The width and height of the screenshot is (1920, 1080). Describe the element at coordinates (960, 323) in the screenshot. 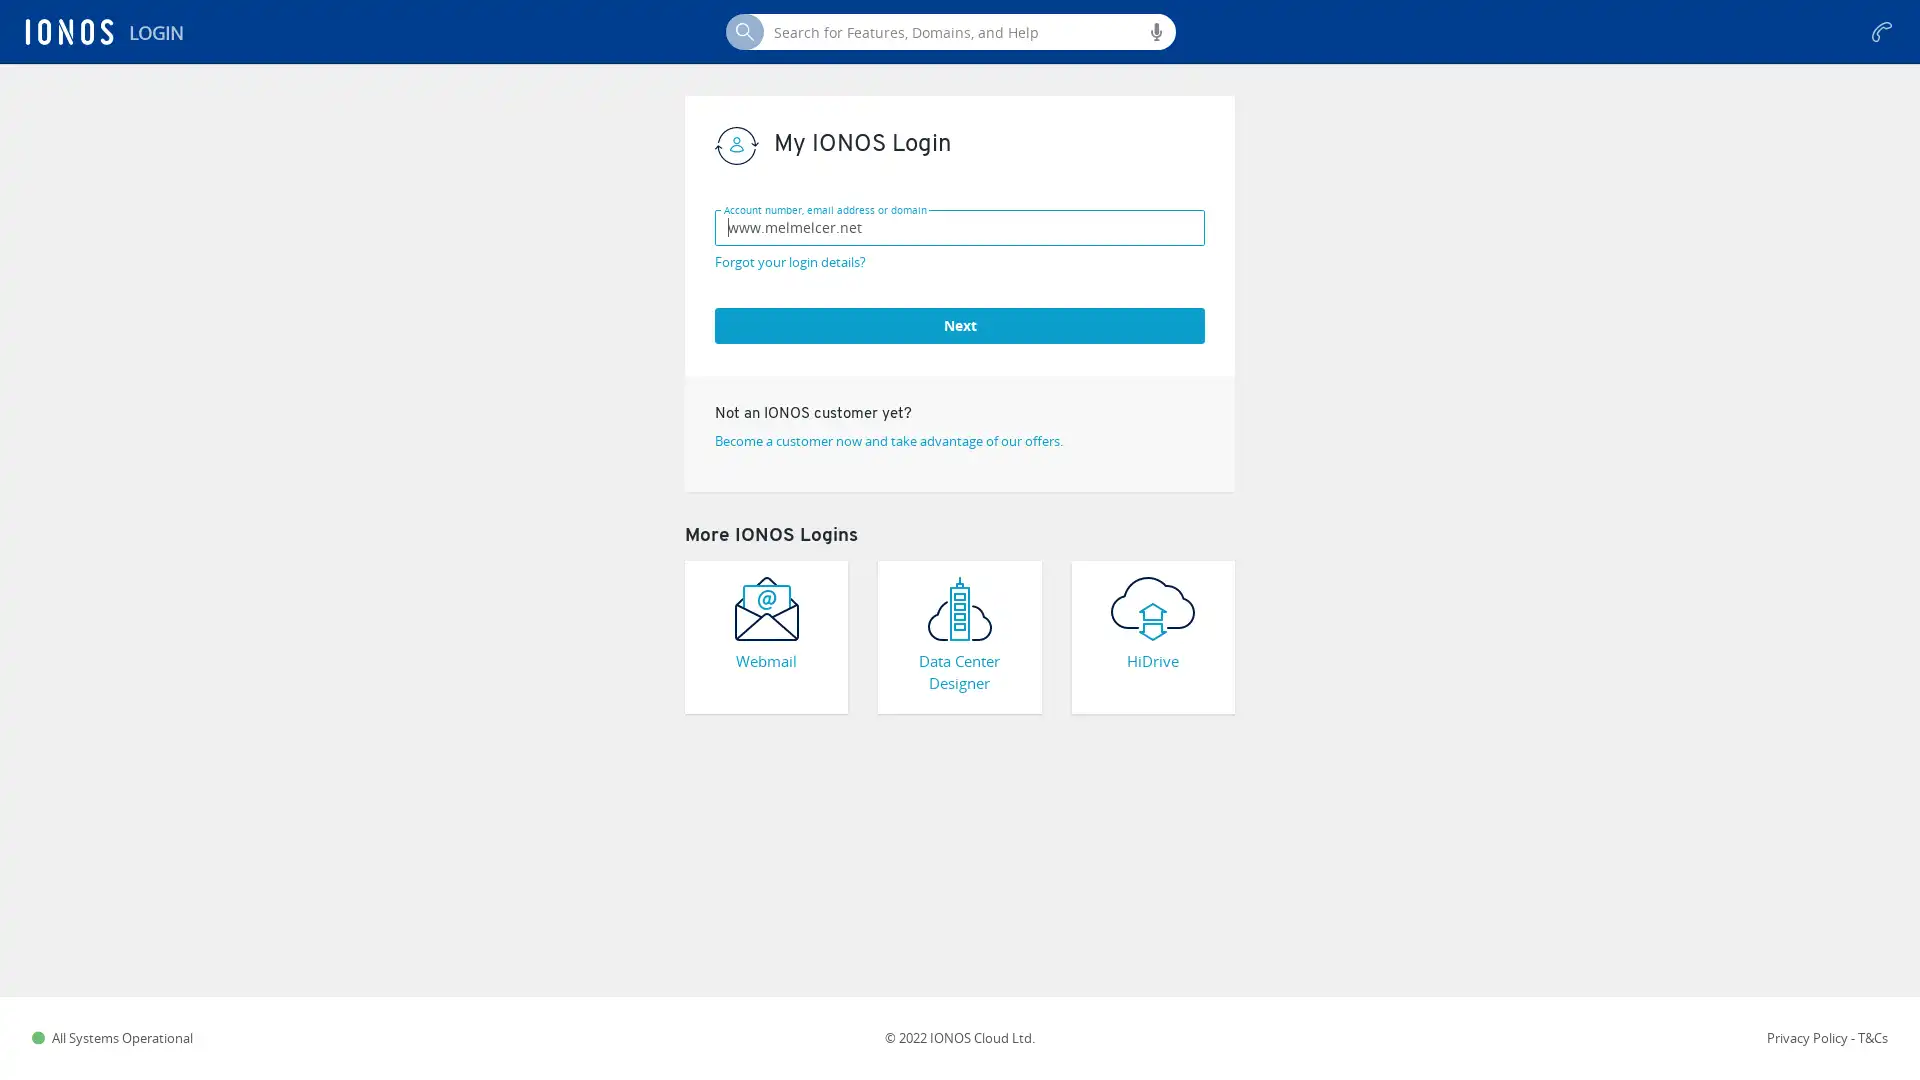

I see `Next` at that location.